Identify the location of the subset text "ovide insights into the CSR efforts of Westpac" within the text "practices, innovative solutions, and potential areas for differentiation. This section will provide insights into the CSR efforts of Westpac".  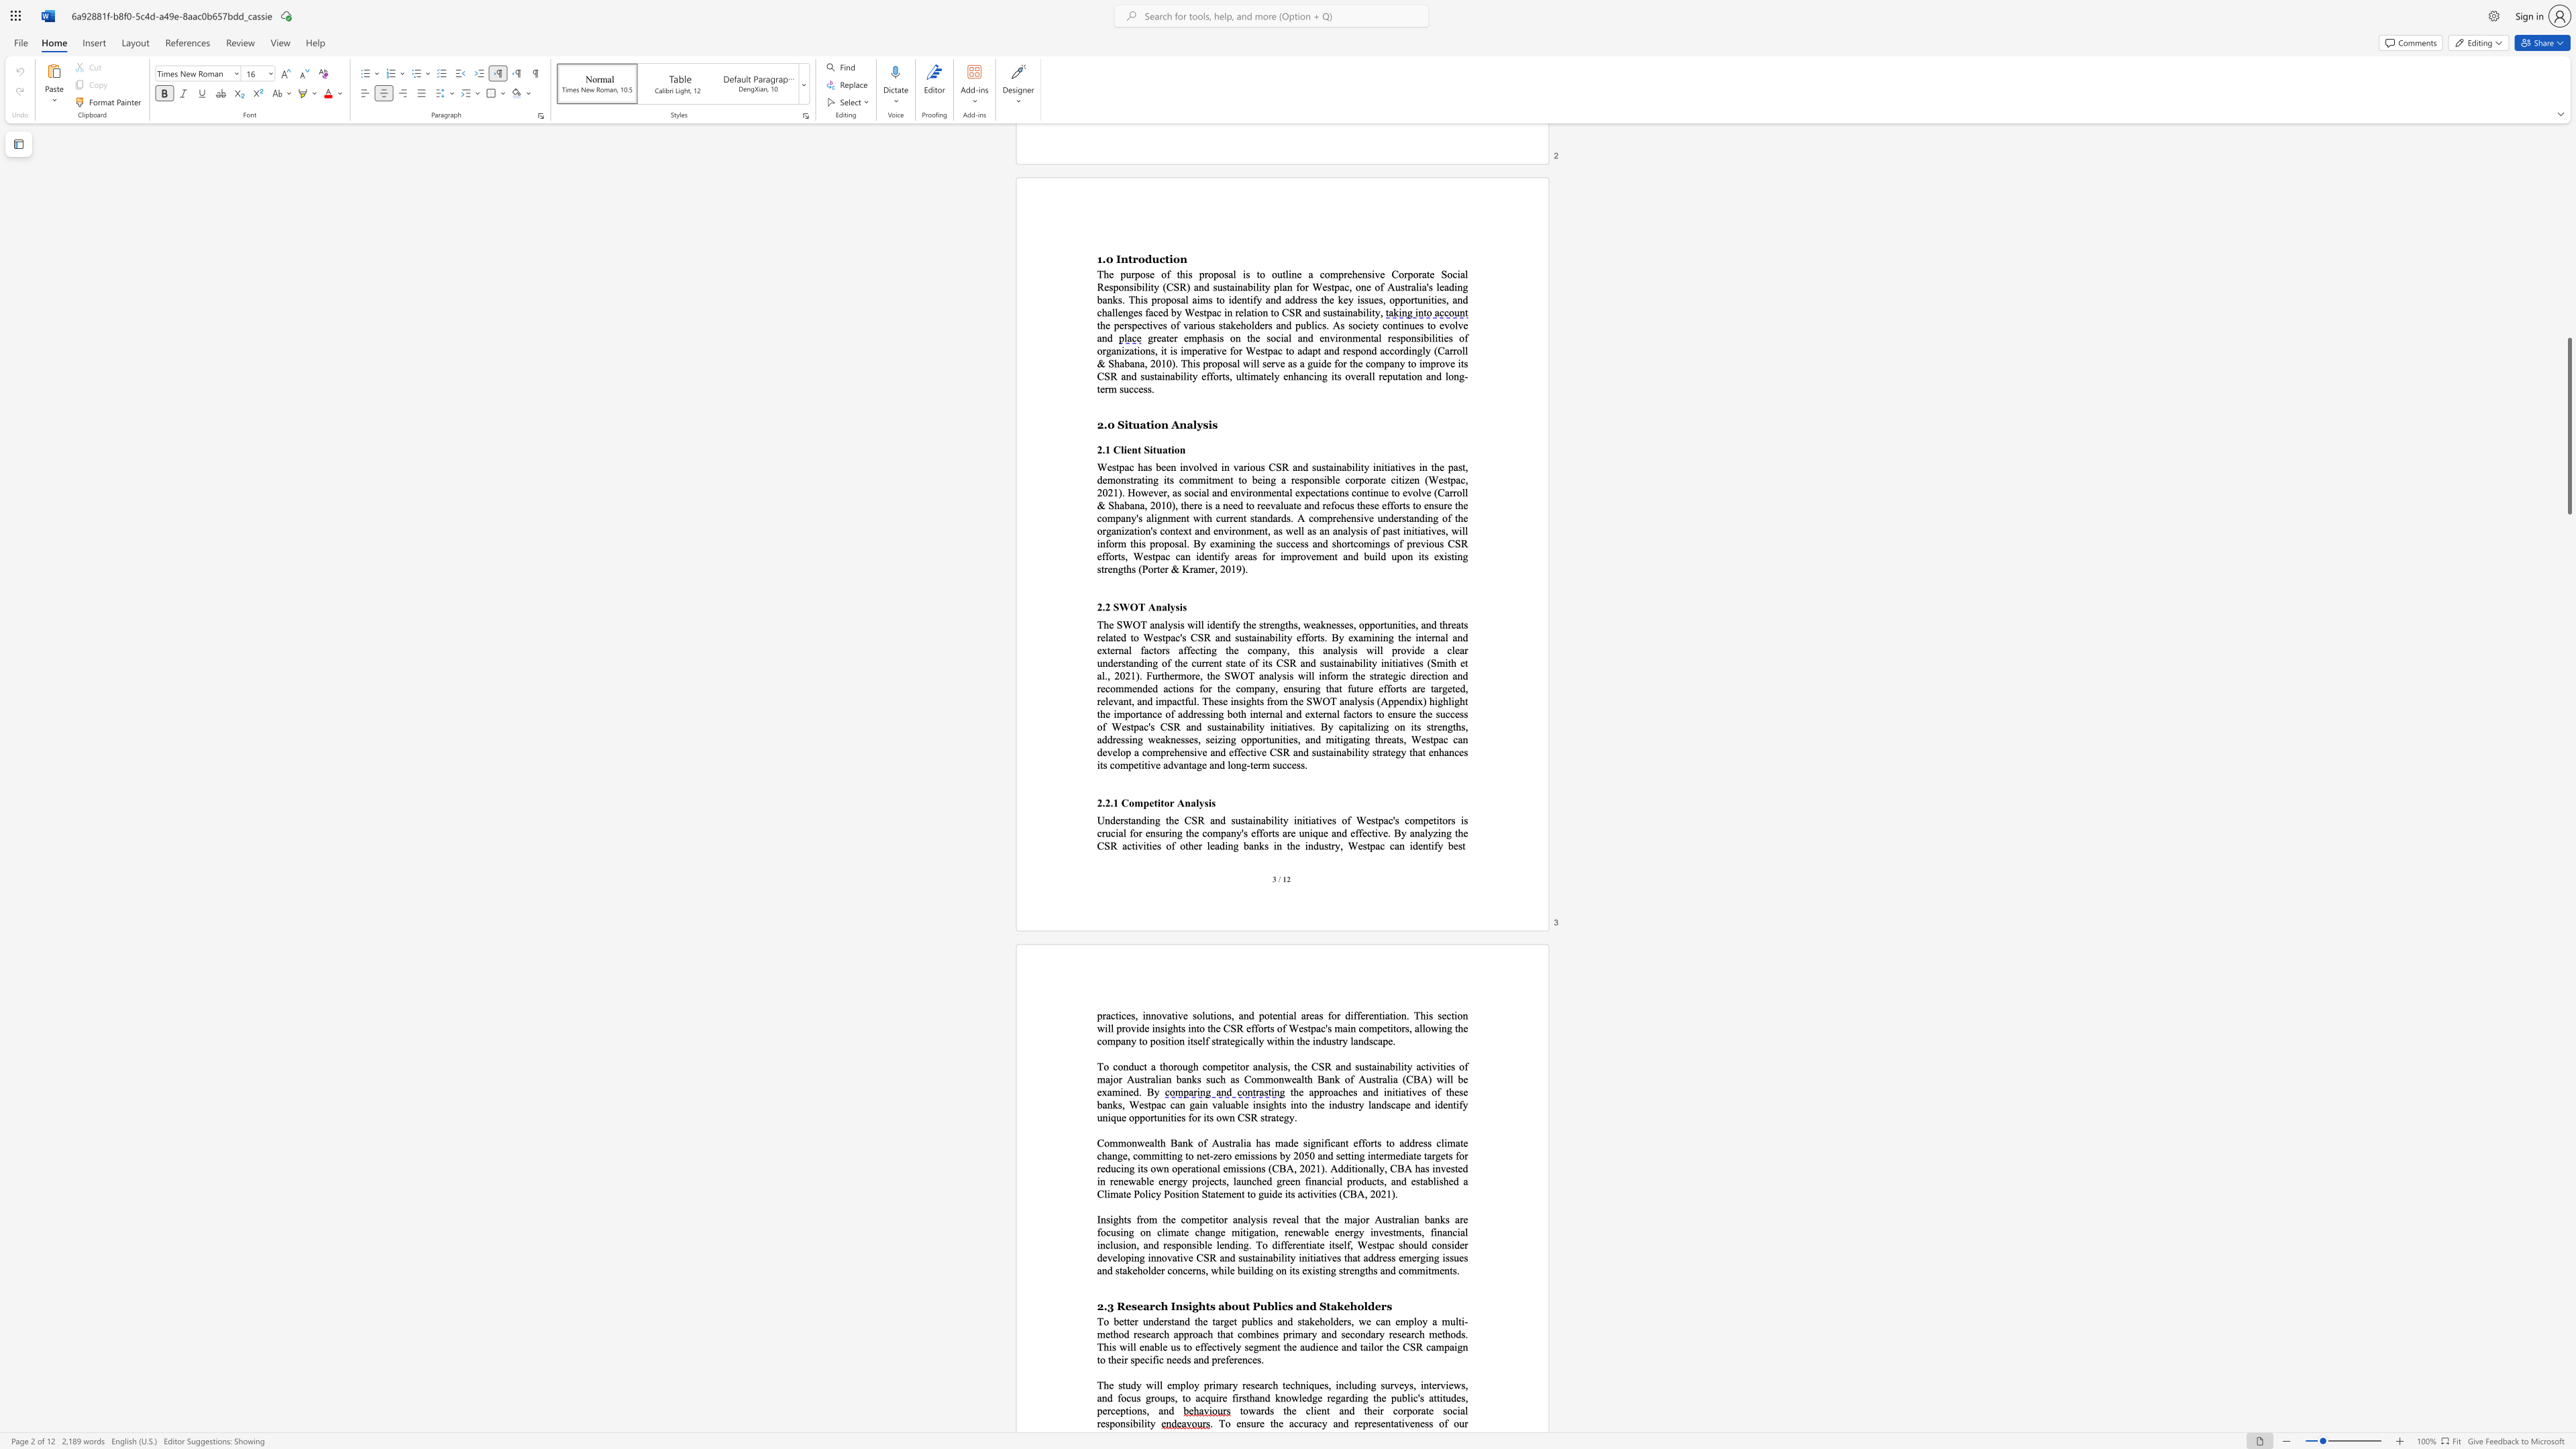
(1124, 1027).